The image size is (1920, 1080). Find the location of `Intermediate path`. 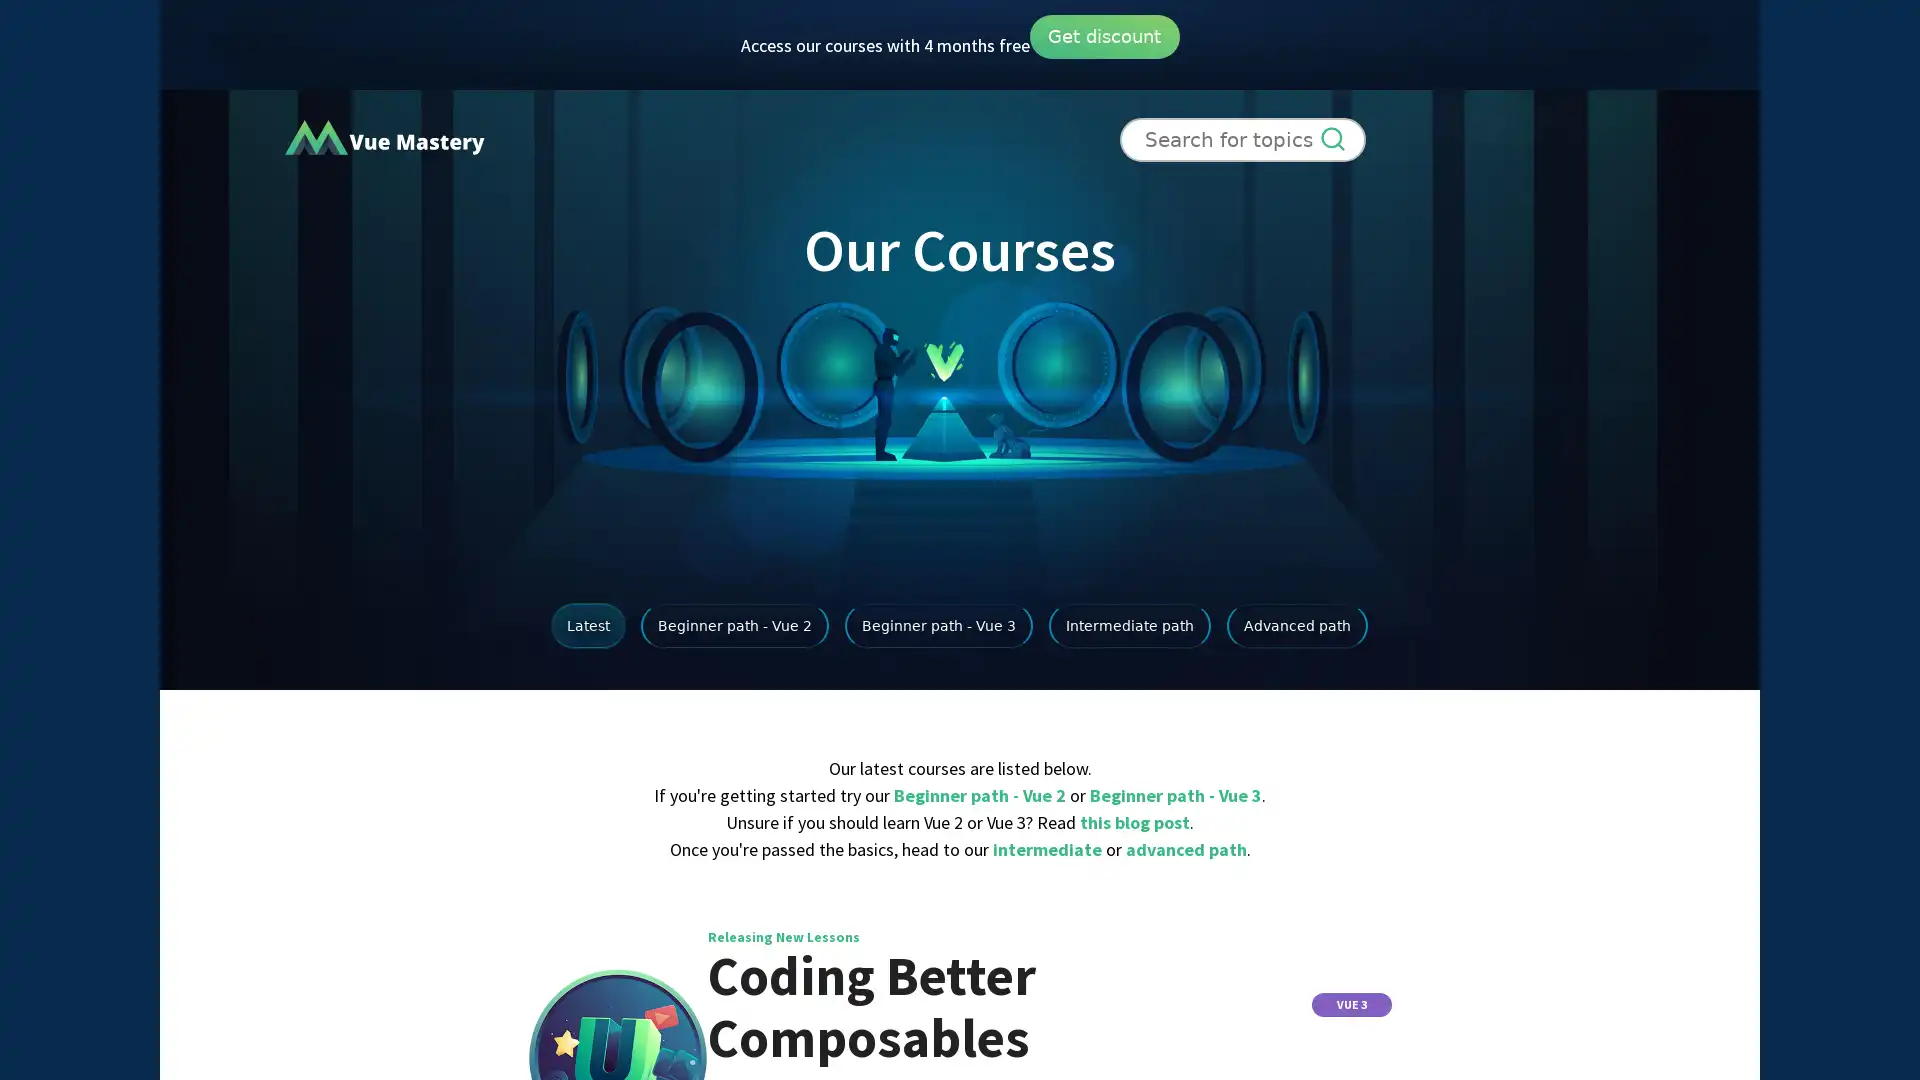

Intermediate path is located at coordinates (1192, 624).